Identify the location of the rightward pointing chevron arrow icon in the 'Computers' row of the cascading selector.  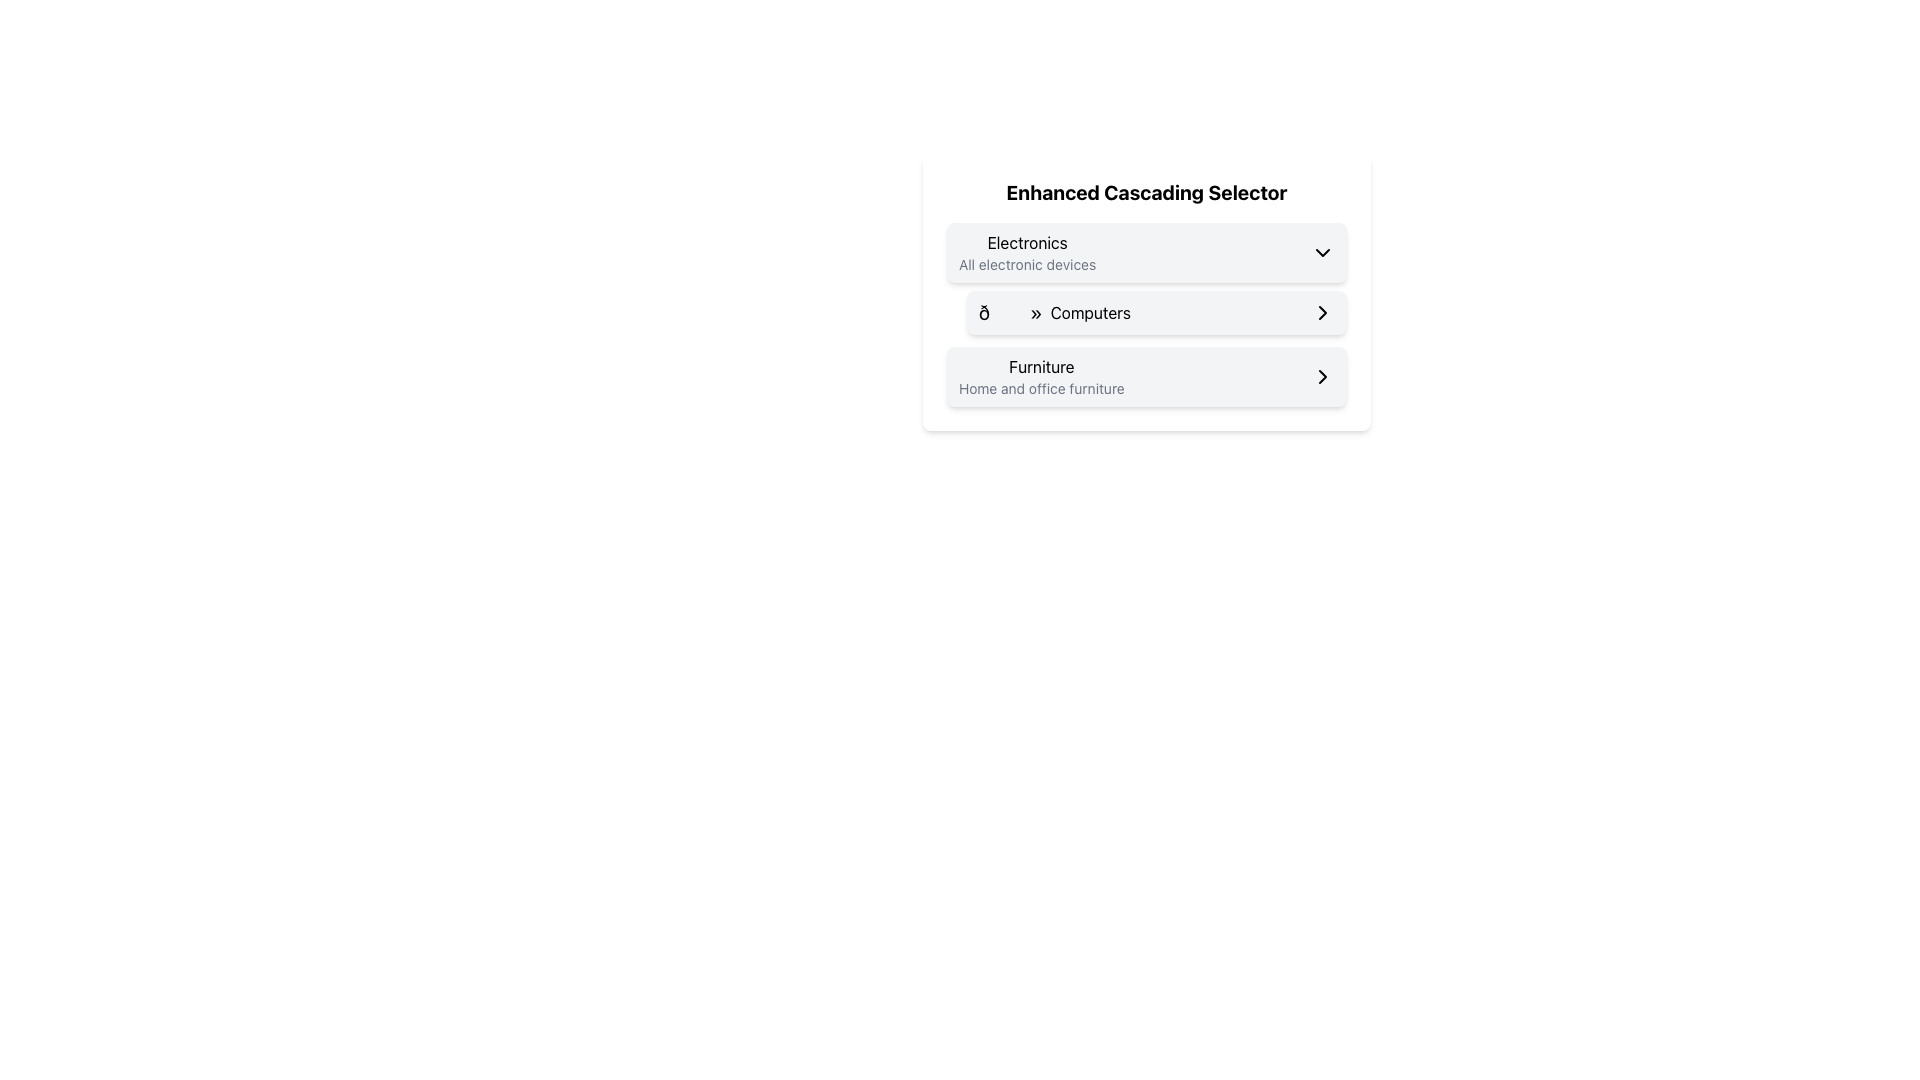
(1323, 312).